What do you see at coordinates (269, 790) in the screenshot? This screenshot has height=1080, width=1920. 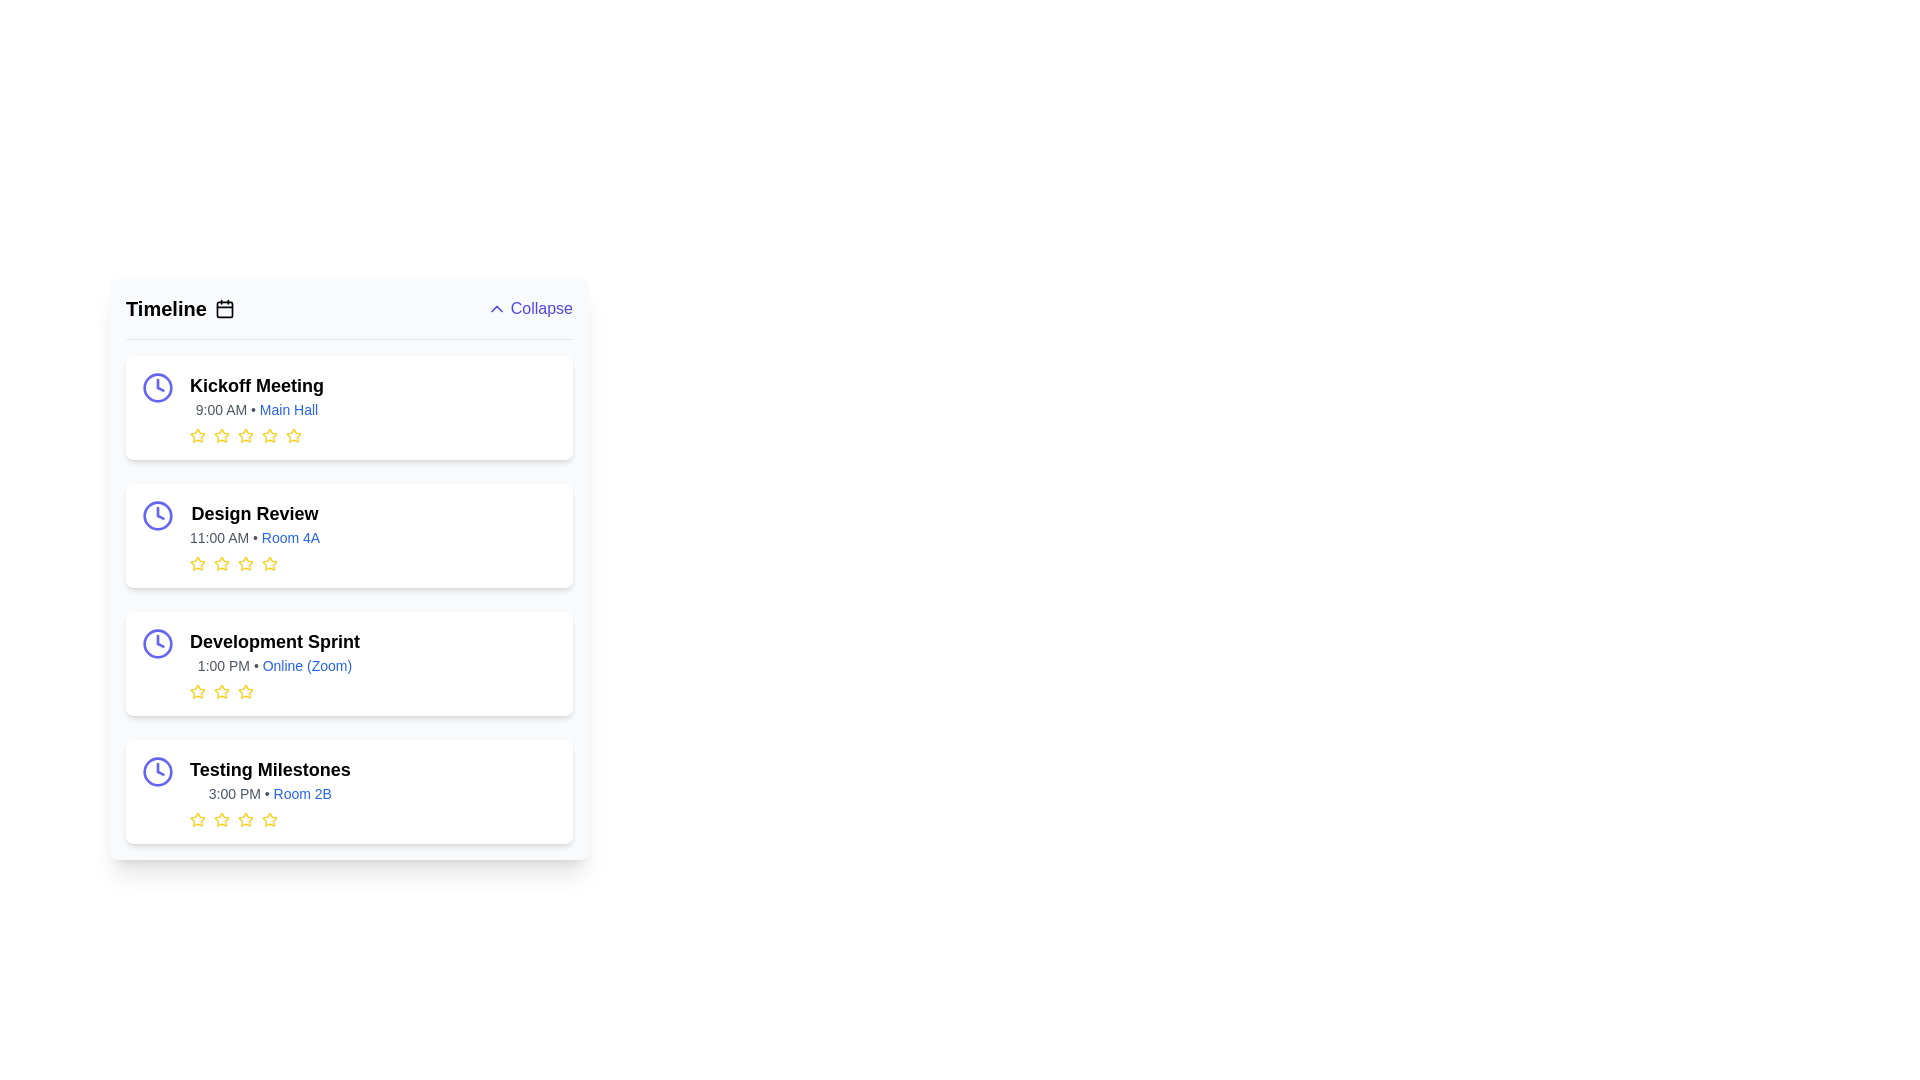 I see `the venue link in the 'Testing Milestones' text block` at bounding box center [269, 790].